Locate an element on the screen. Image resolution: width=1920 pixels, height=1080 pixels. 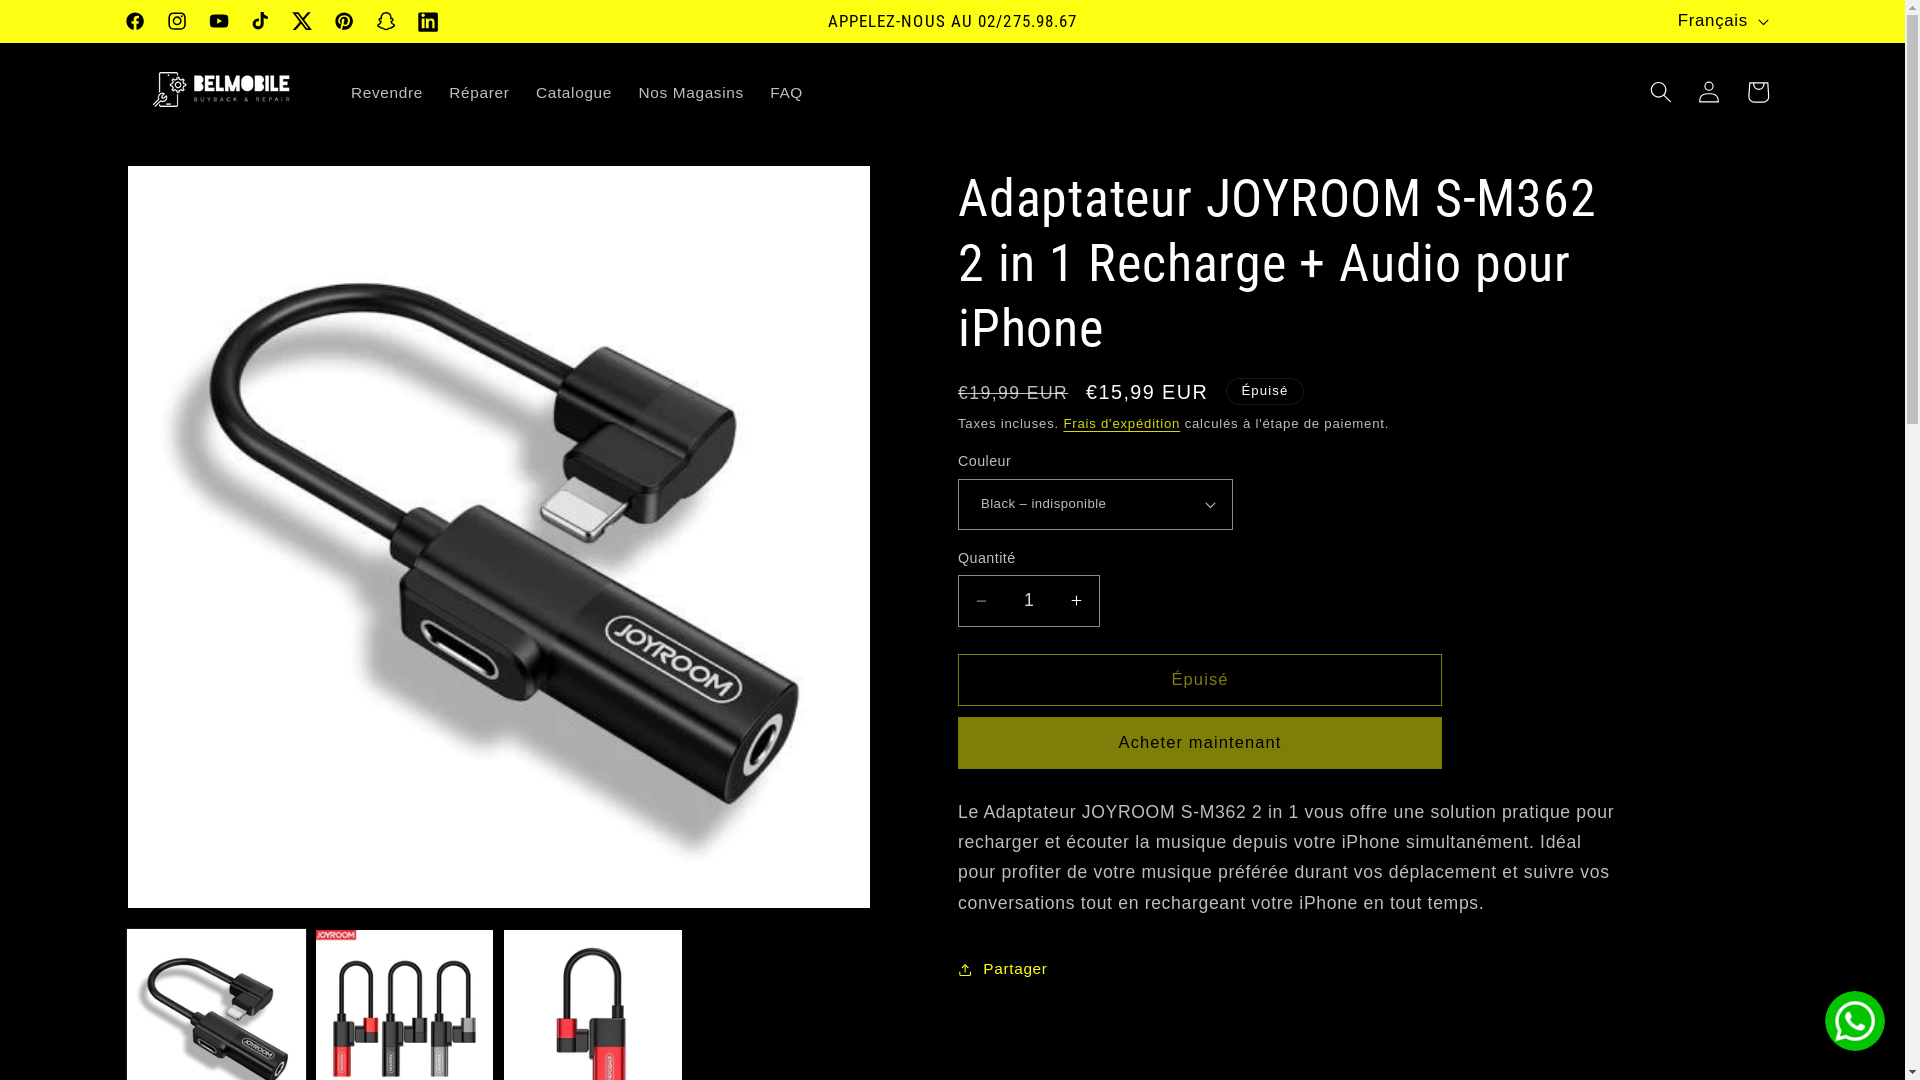
'Vimeo' is located at coordinates (406, 22).